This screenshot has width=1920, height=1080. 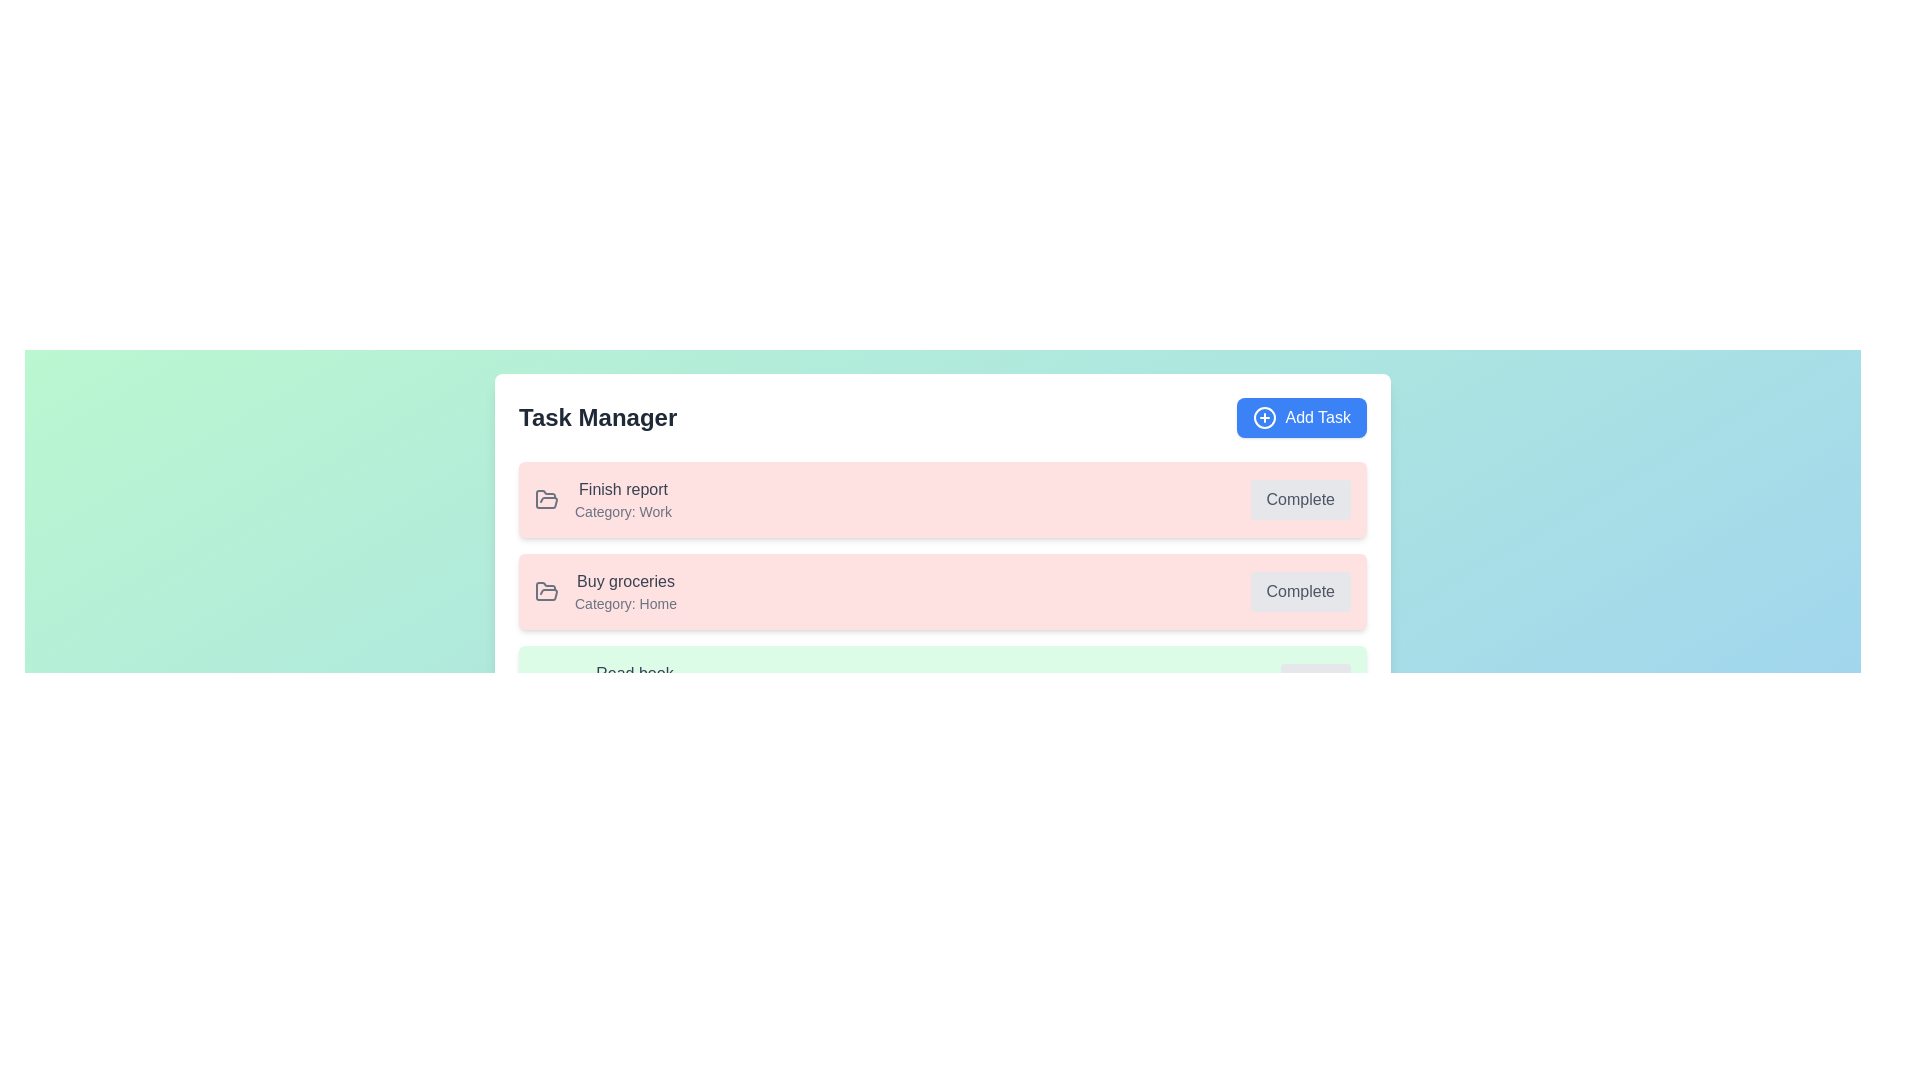 I want to click on the folder icon representing the task 'Buy groceries', which is located to the left of the task text in the task list panel, so click(x=547, y=590).